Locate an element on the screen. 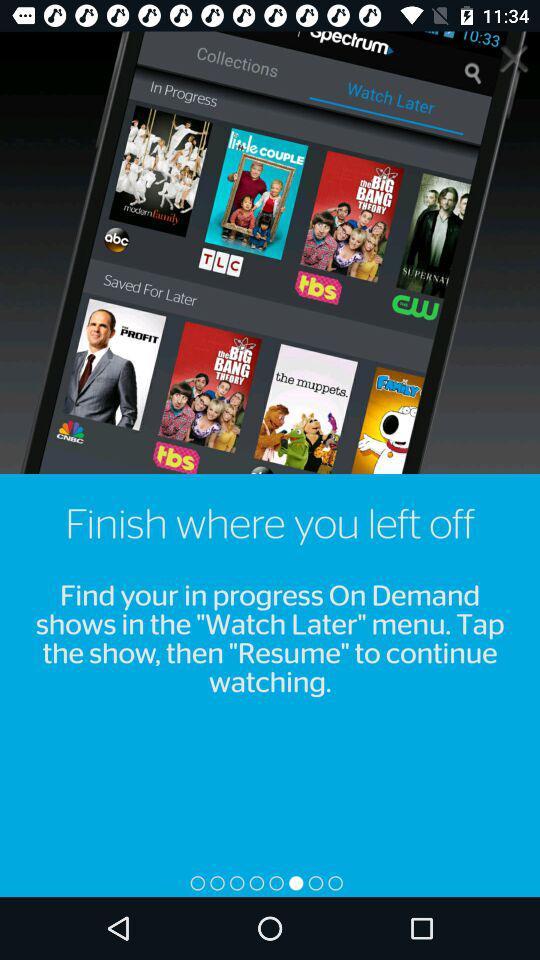 This screenshot has height=960, width=540. info panel button is located at coordinates (513, 56).